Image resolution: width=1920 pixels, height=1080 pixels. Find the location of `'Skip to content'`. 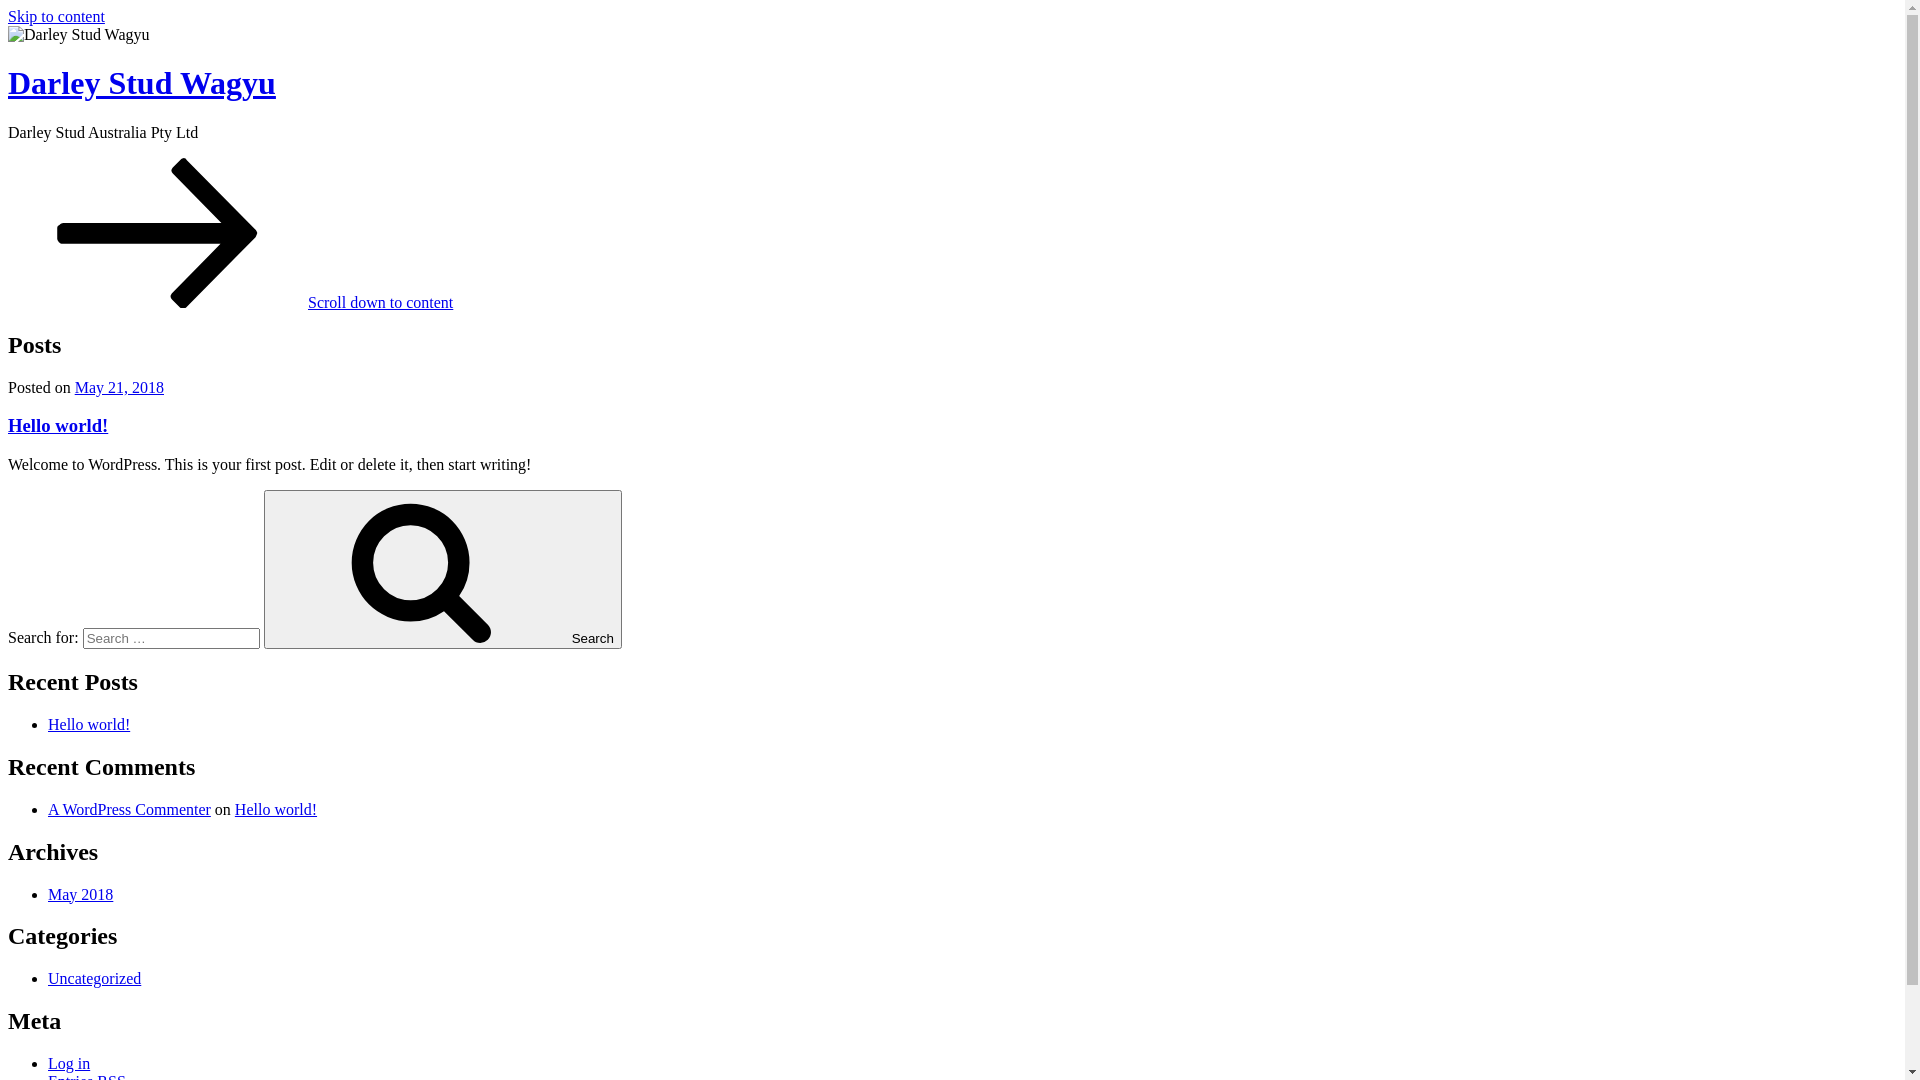

'Skip to content' is located at coordinates (56, 16).